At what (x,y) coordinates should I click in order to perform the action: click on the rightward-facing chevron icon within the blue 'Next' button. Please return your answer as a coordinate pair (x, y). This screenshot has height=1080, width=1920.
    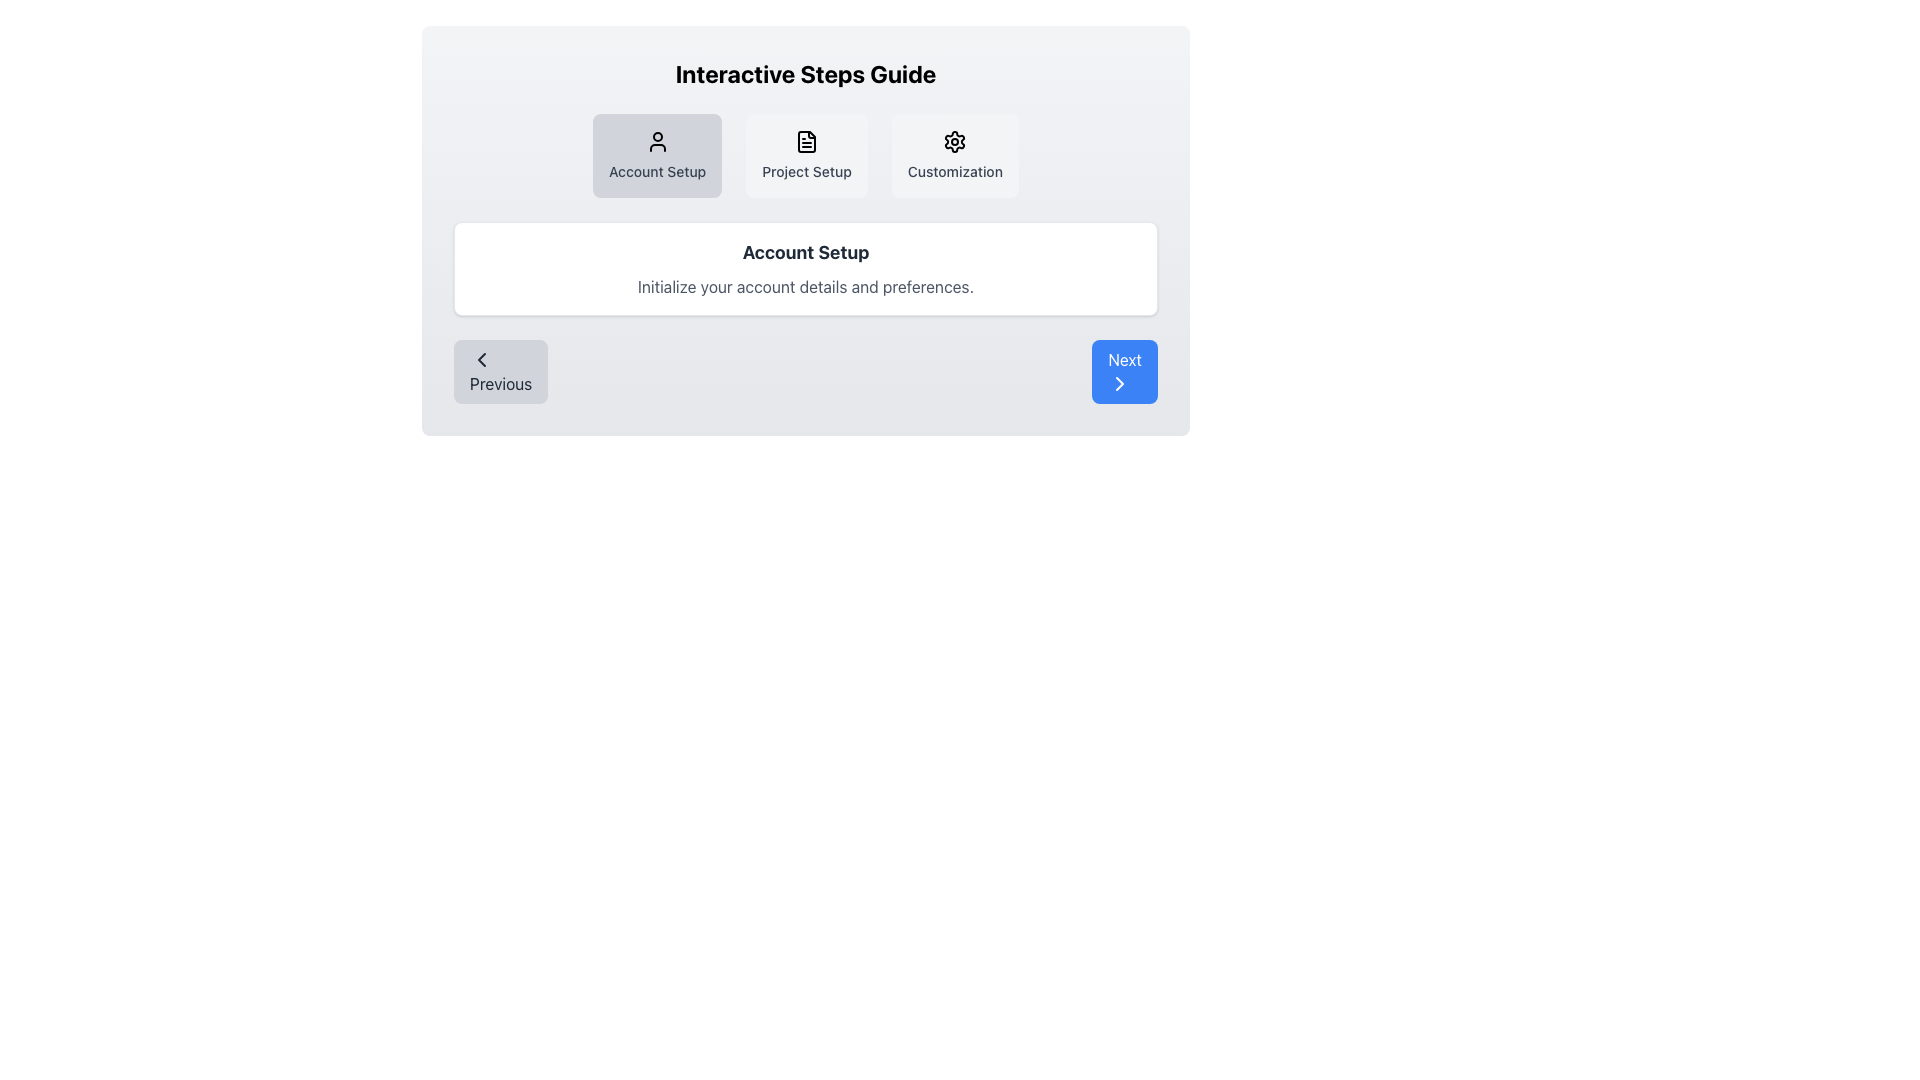
    Looking at the image, I should click on (1120, 384).